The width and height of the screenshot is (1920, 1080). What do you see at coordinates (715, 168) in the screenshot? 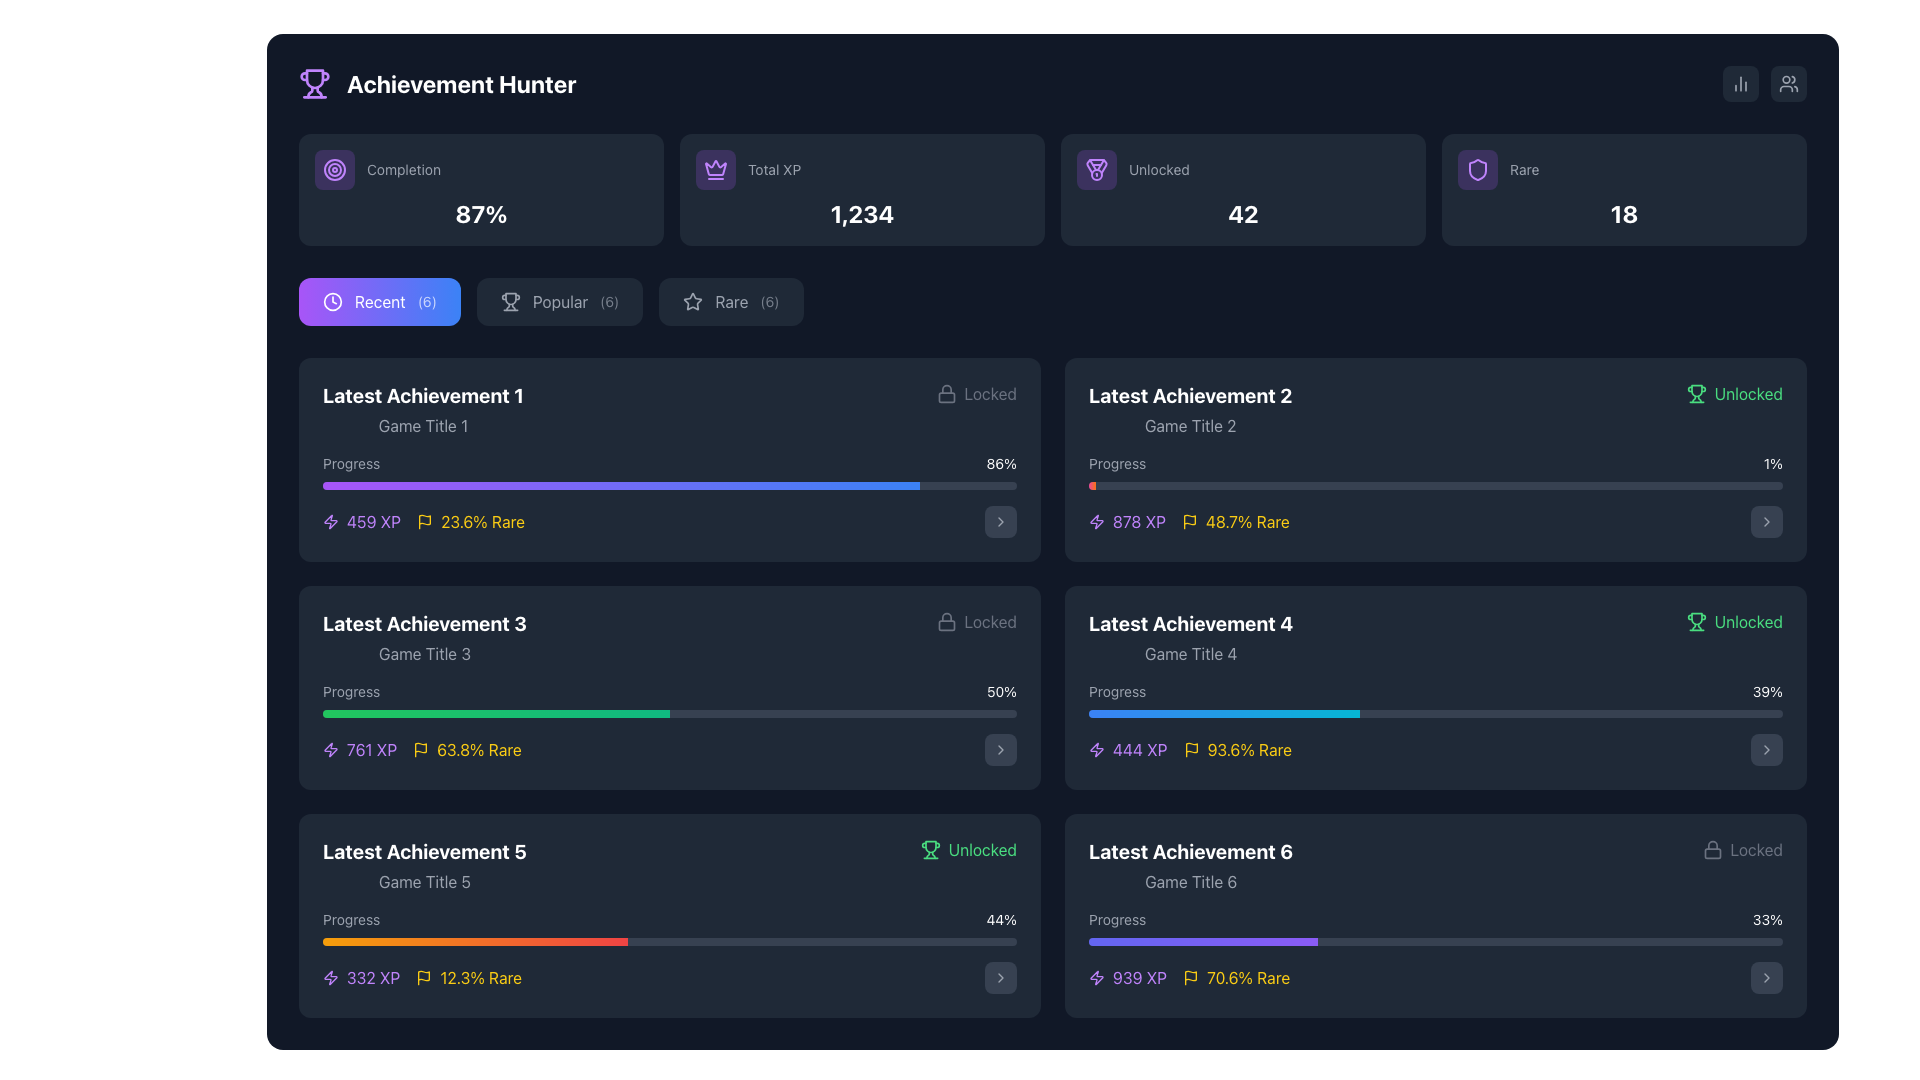
I see `the decorative icon enhancing the visual representation of the 'Total XP' card, located at the top-center section of the interface` at bounding box center [715, 168].